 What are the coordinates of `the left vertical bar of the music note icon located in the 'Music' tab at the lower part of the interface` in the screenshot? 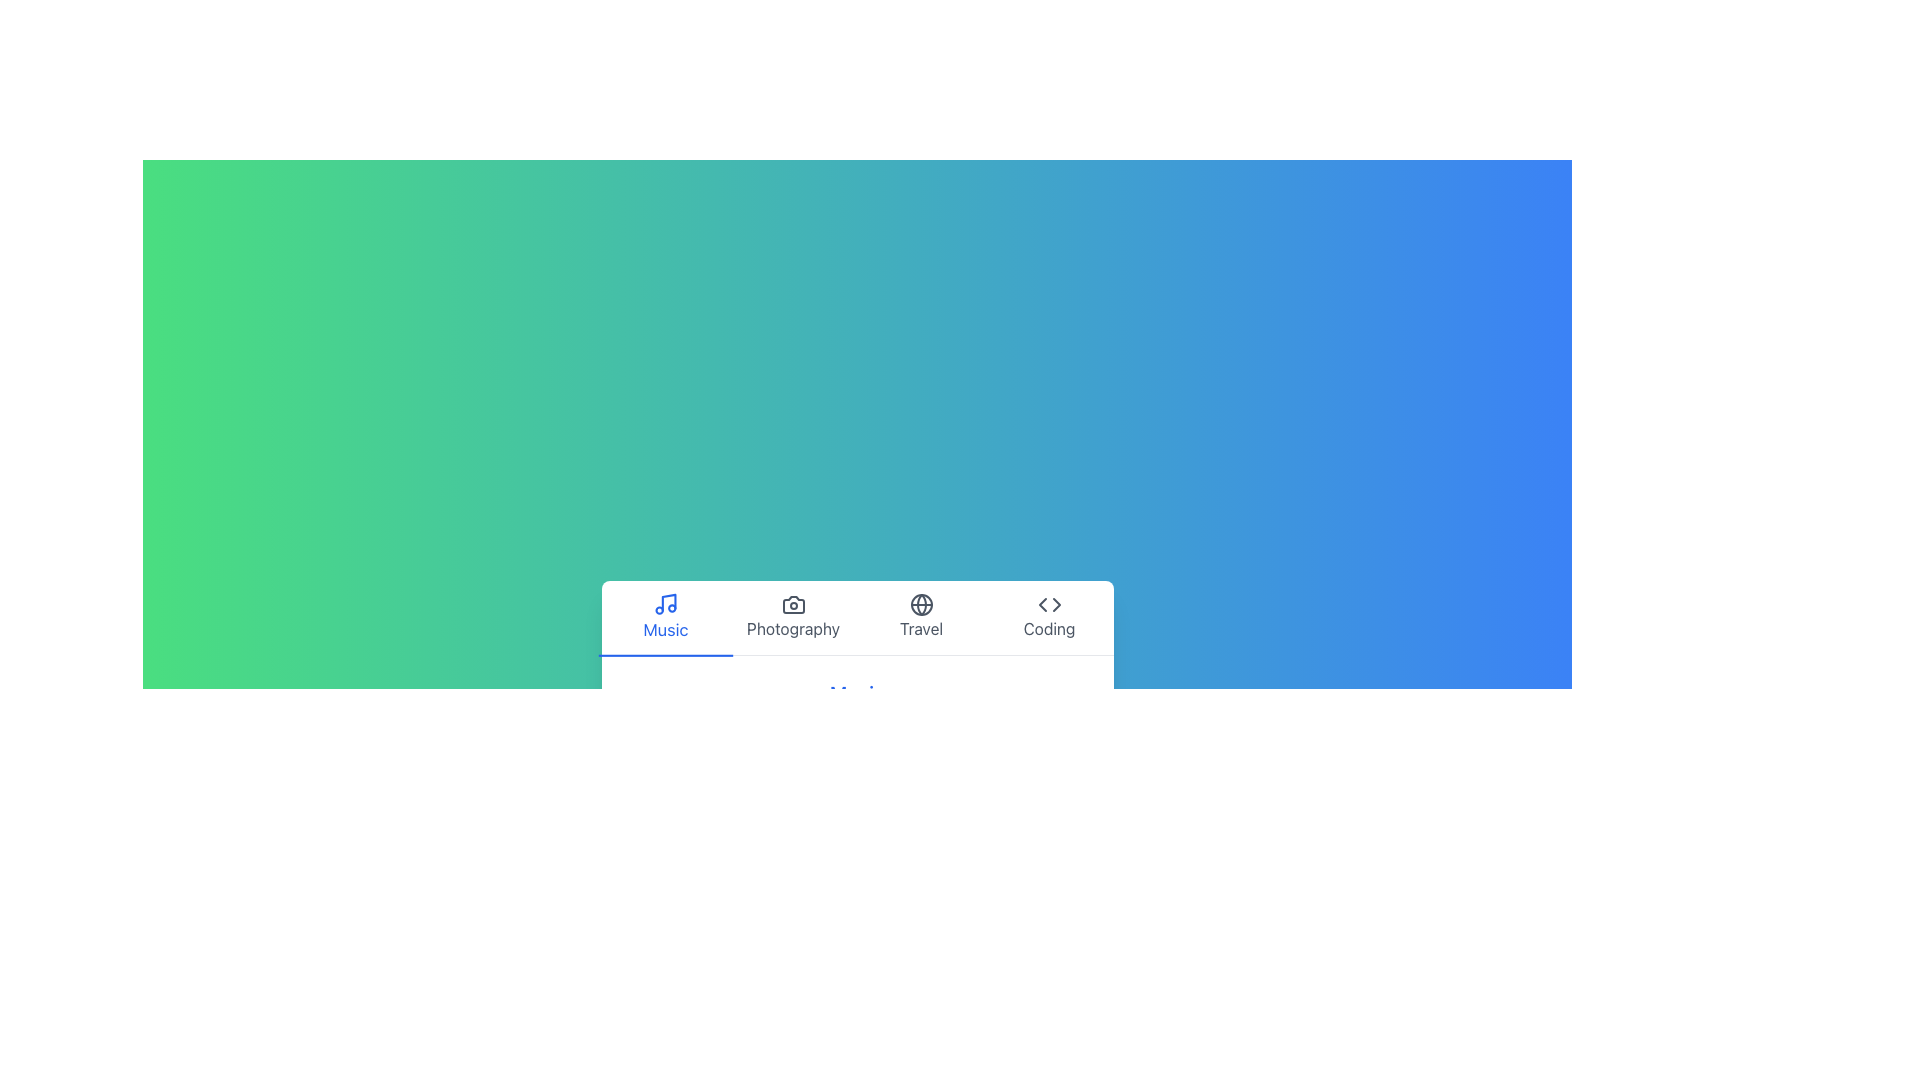 It's located at (668, 601).